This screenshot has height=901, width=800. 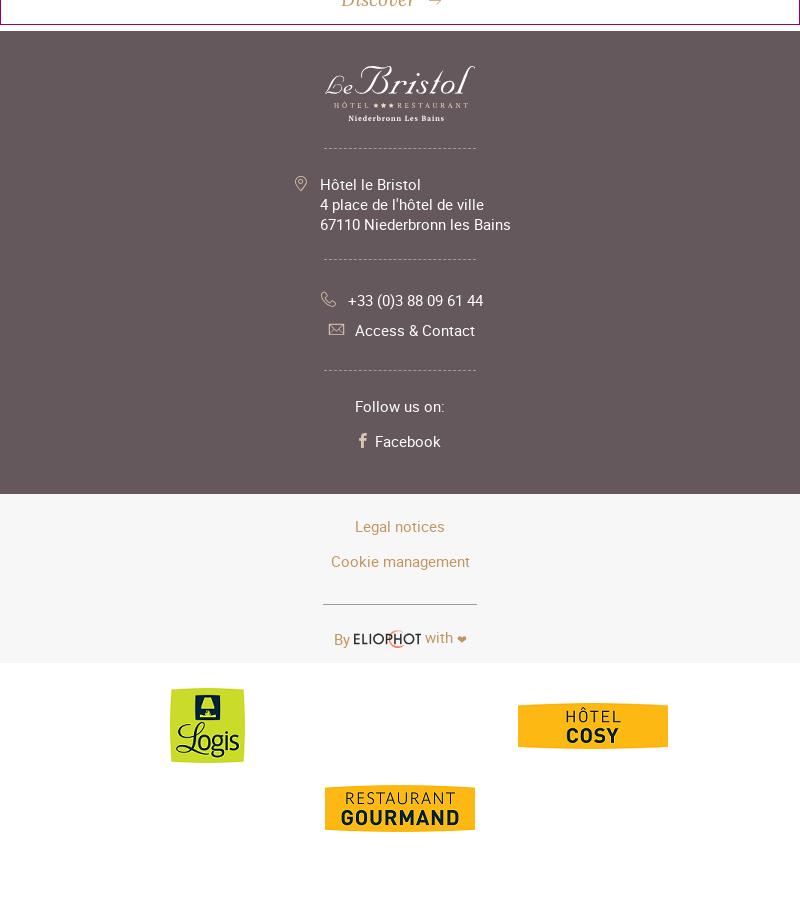 What do you see at coordinates (368, 181) in the screenshot?
I see `'Hôtel le Bristol'` at bounding box center [368, 181].